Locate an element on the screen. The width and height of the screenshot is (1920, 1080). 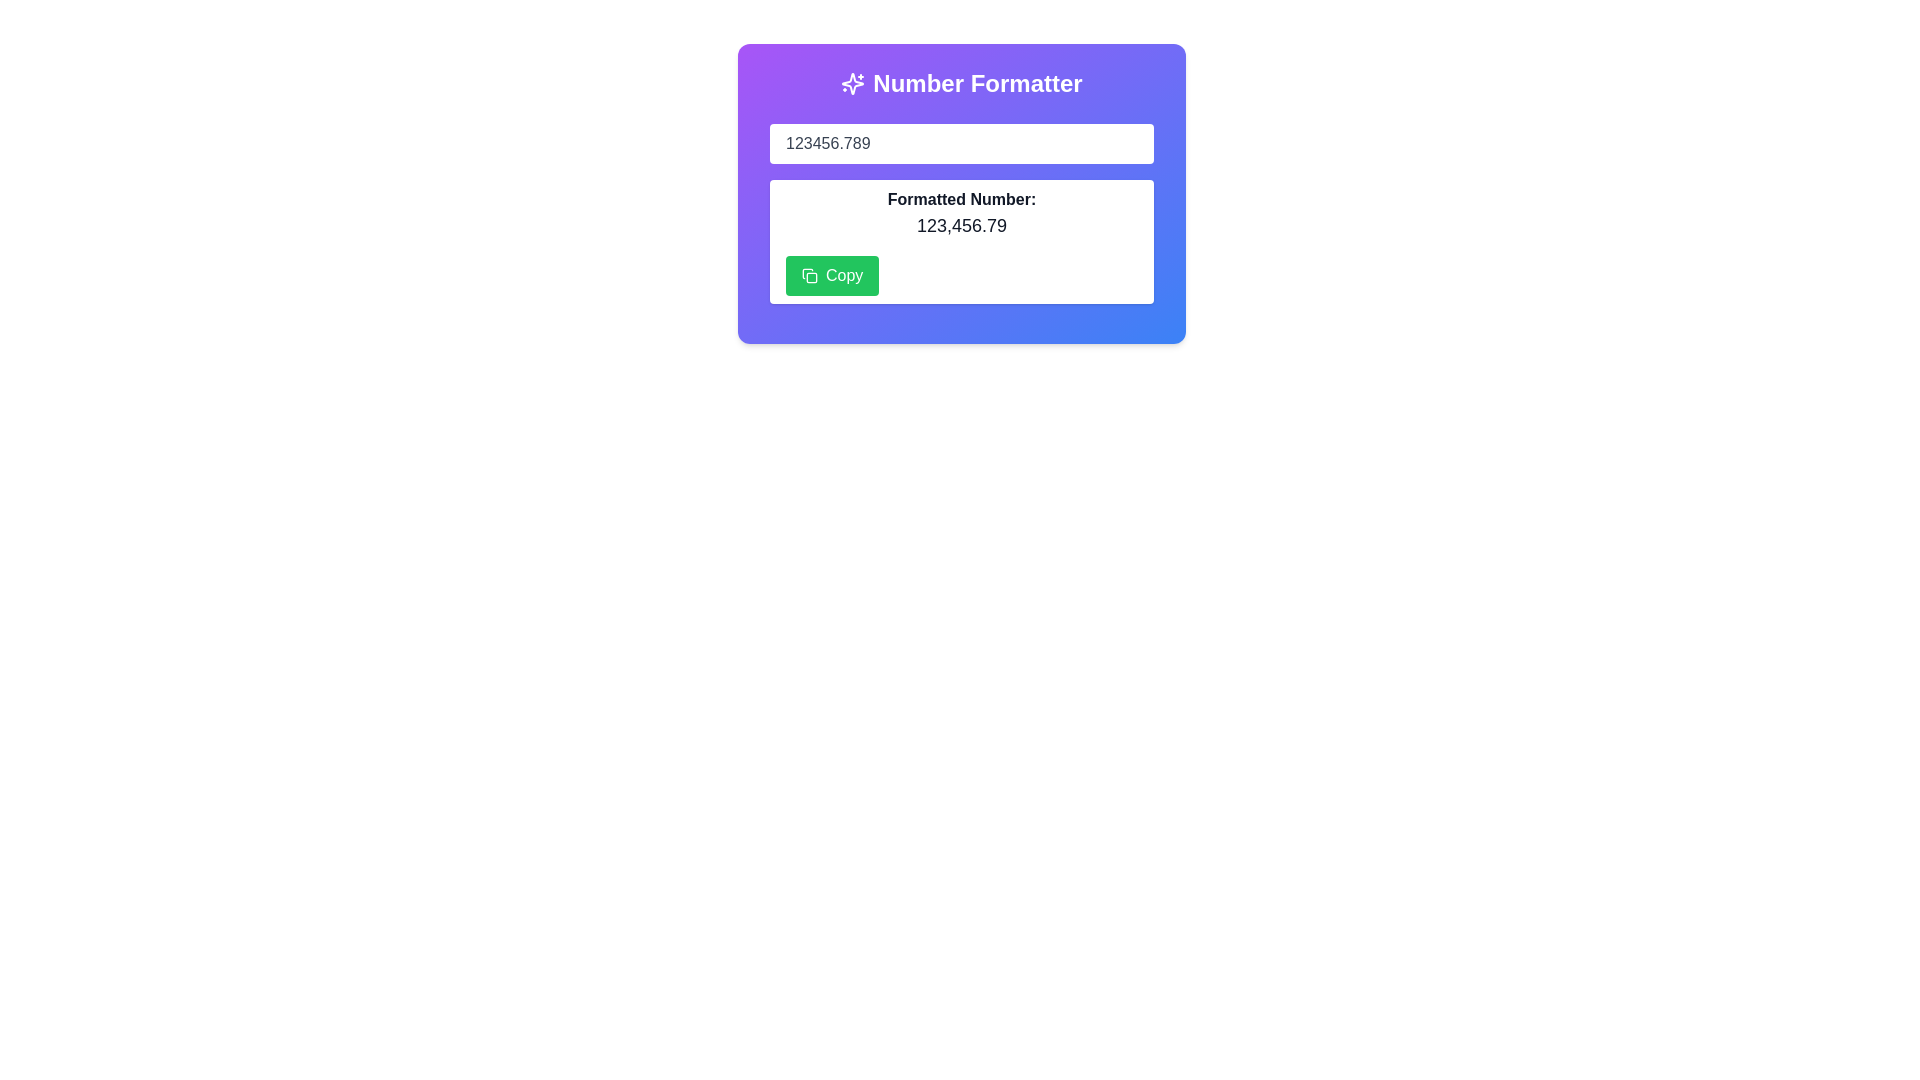
the copy icon, which is a small graphical icon styled as a minimalist square with rounded corners, located within the green 'Copy' button is located at coordinates (810, 276).